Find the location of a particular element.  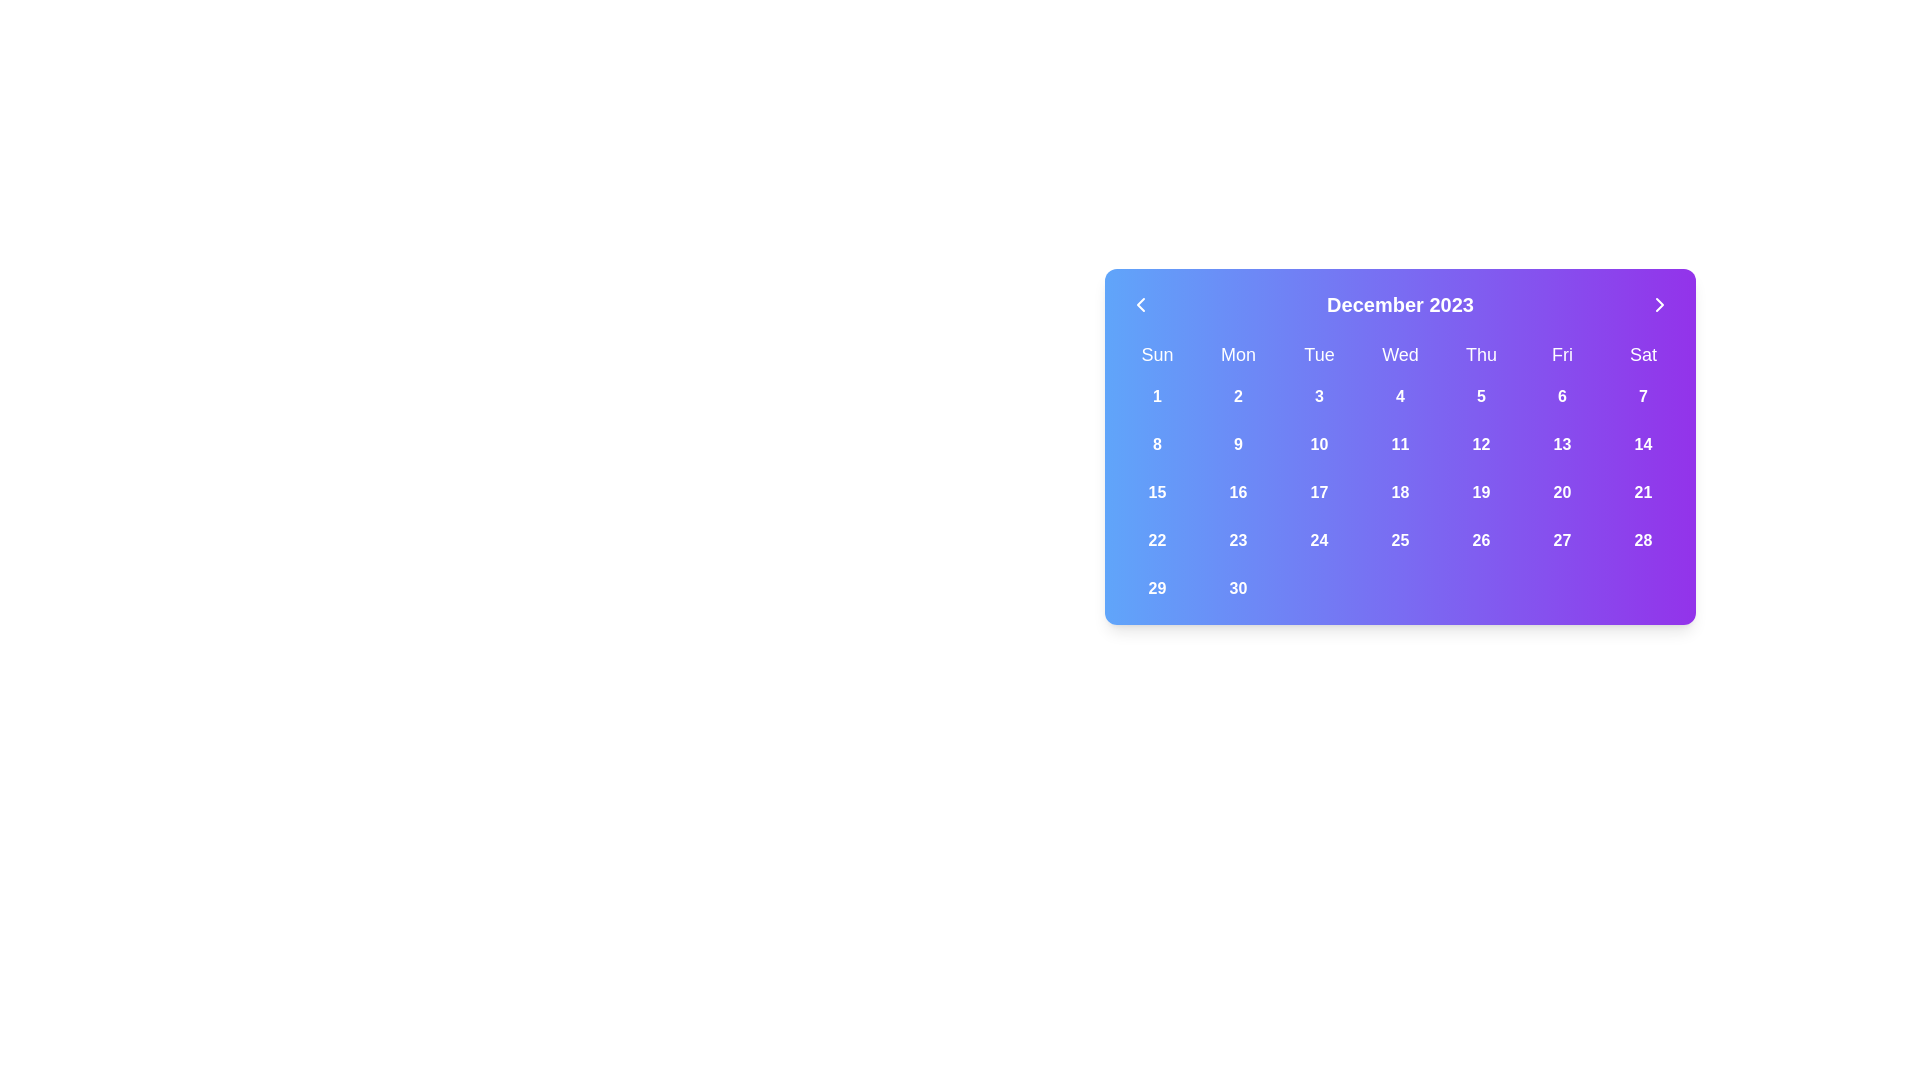

a specific date in the calendar grid displayed below the title 'December 2023' is located at coordinates (1399, 474).